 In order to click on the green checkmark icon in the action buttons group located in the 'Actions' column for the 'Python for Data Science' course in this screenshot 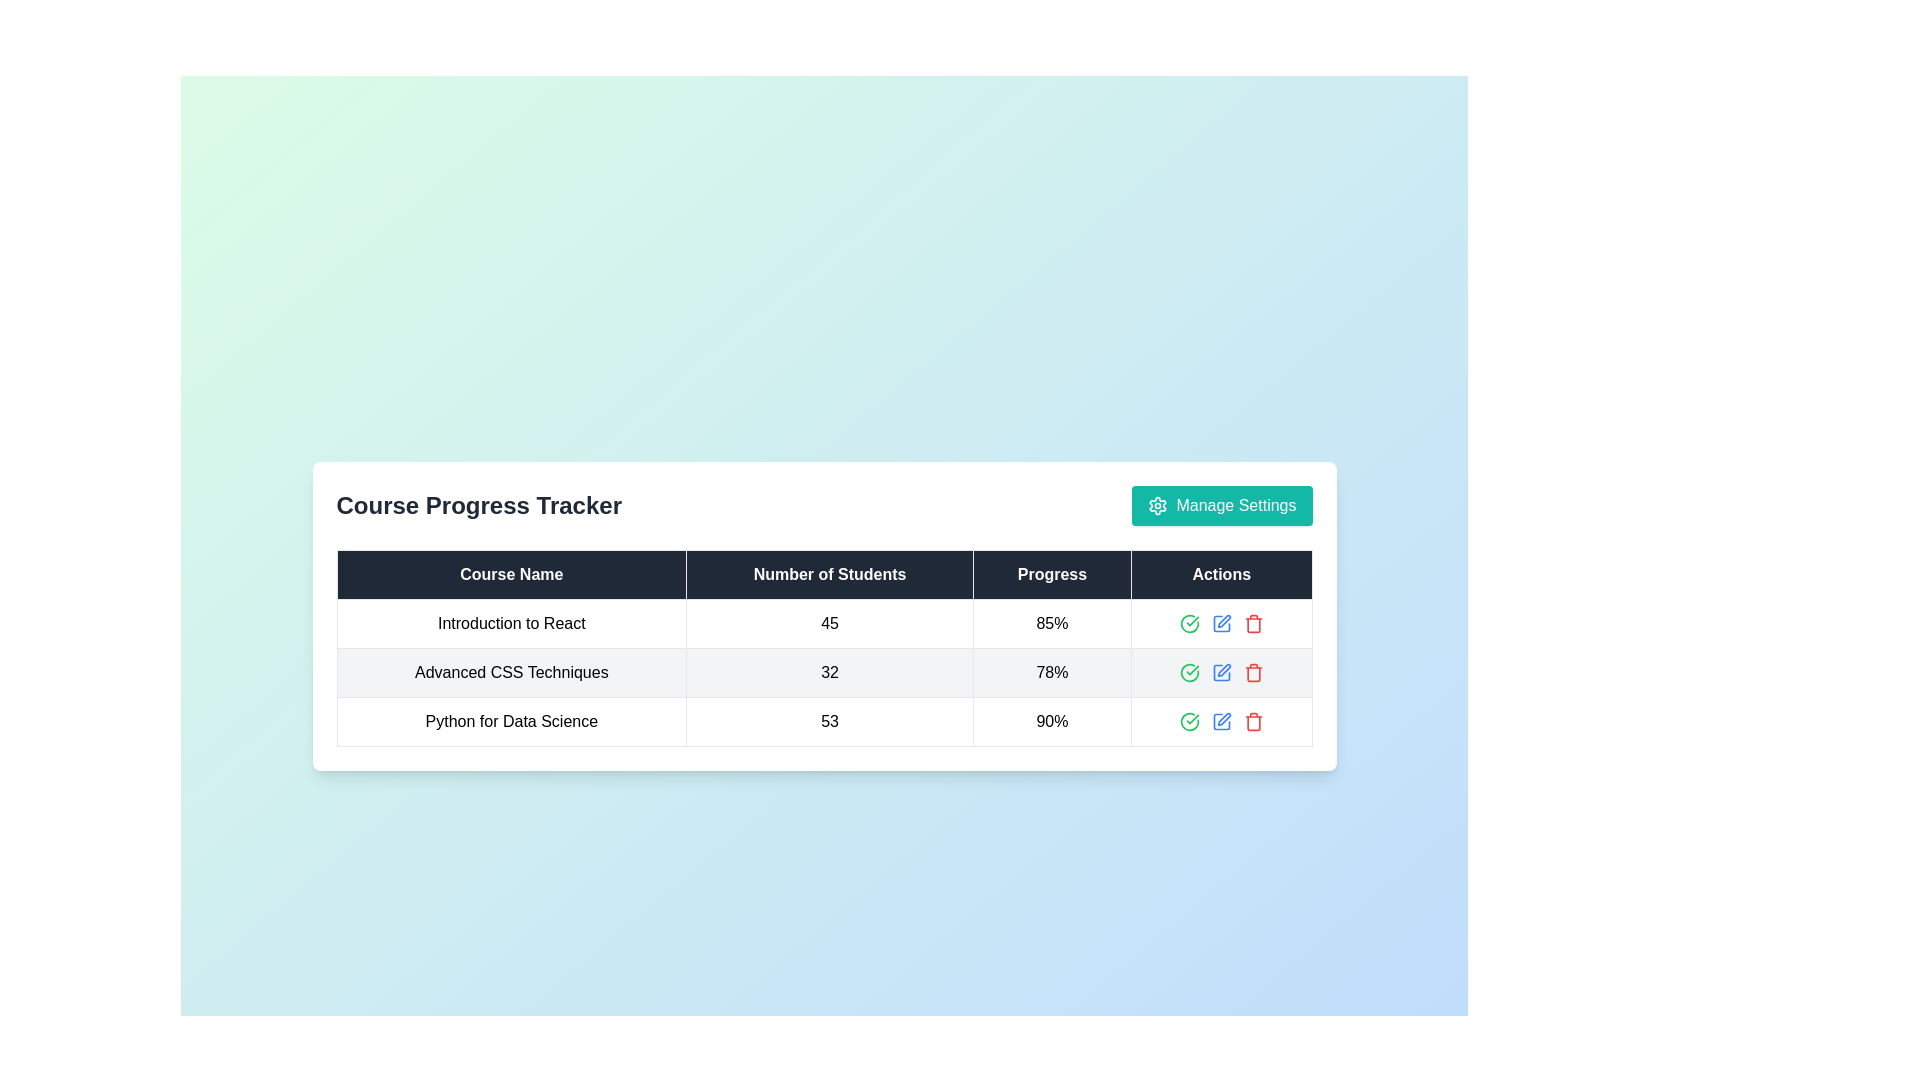, I will do `click(1220, 721)`.